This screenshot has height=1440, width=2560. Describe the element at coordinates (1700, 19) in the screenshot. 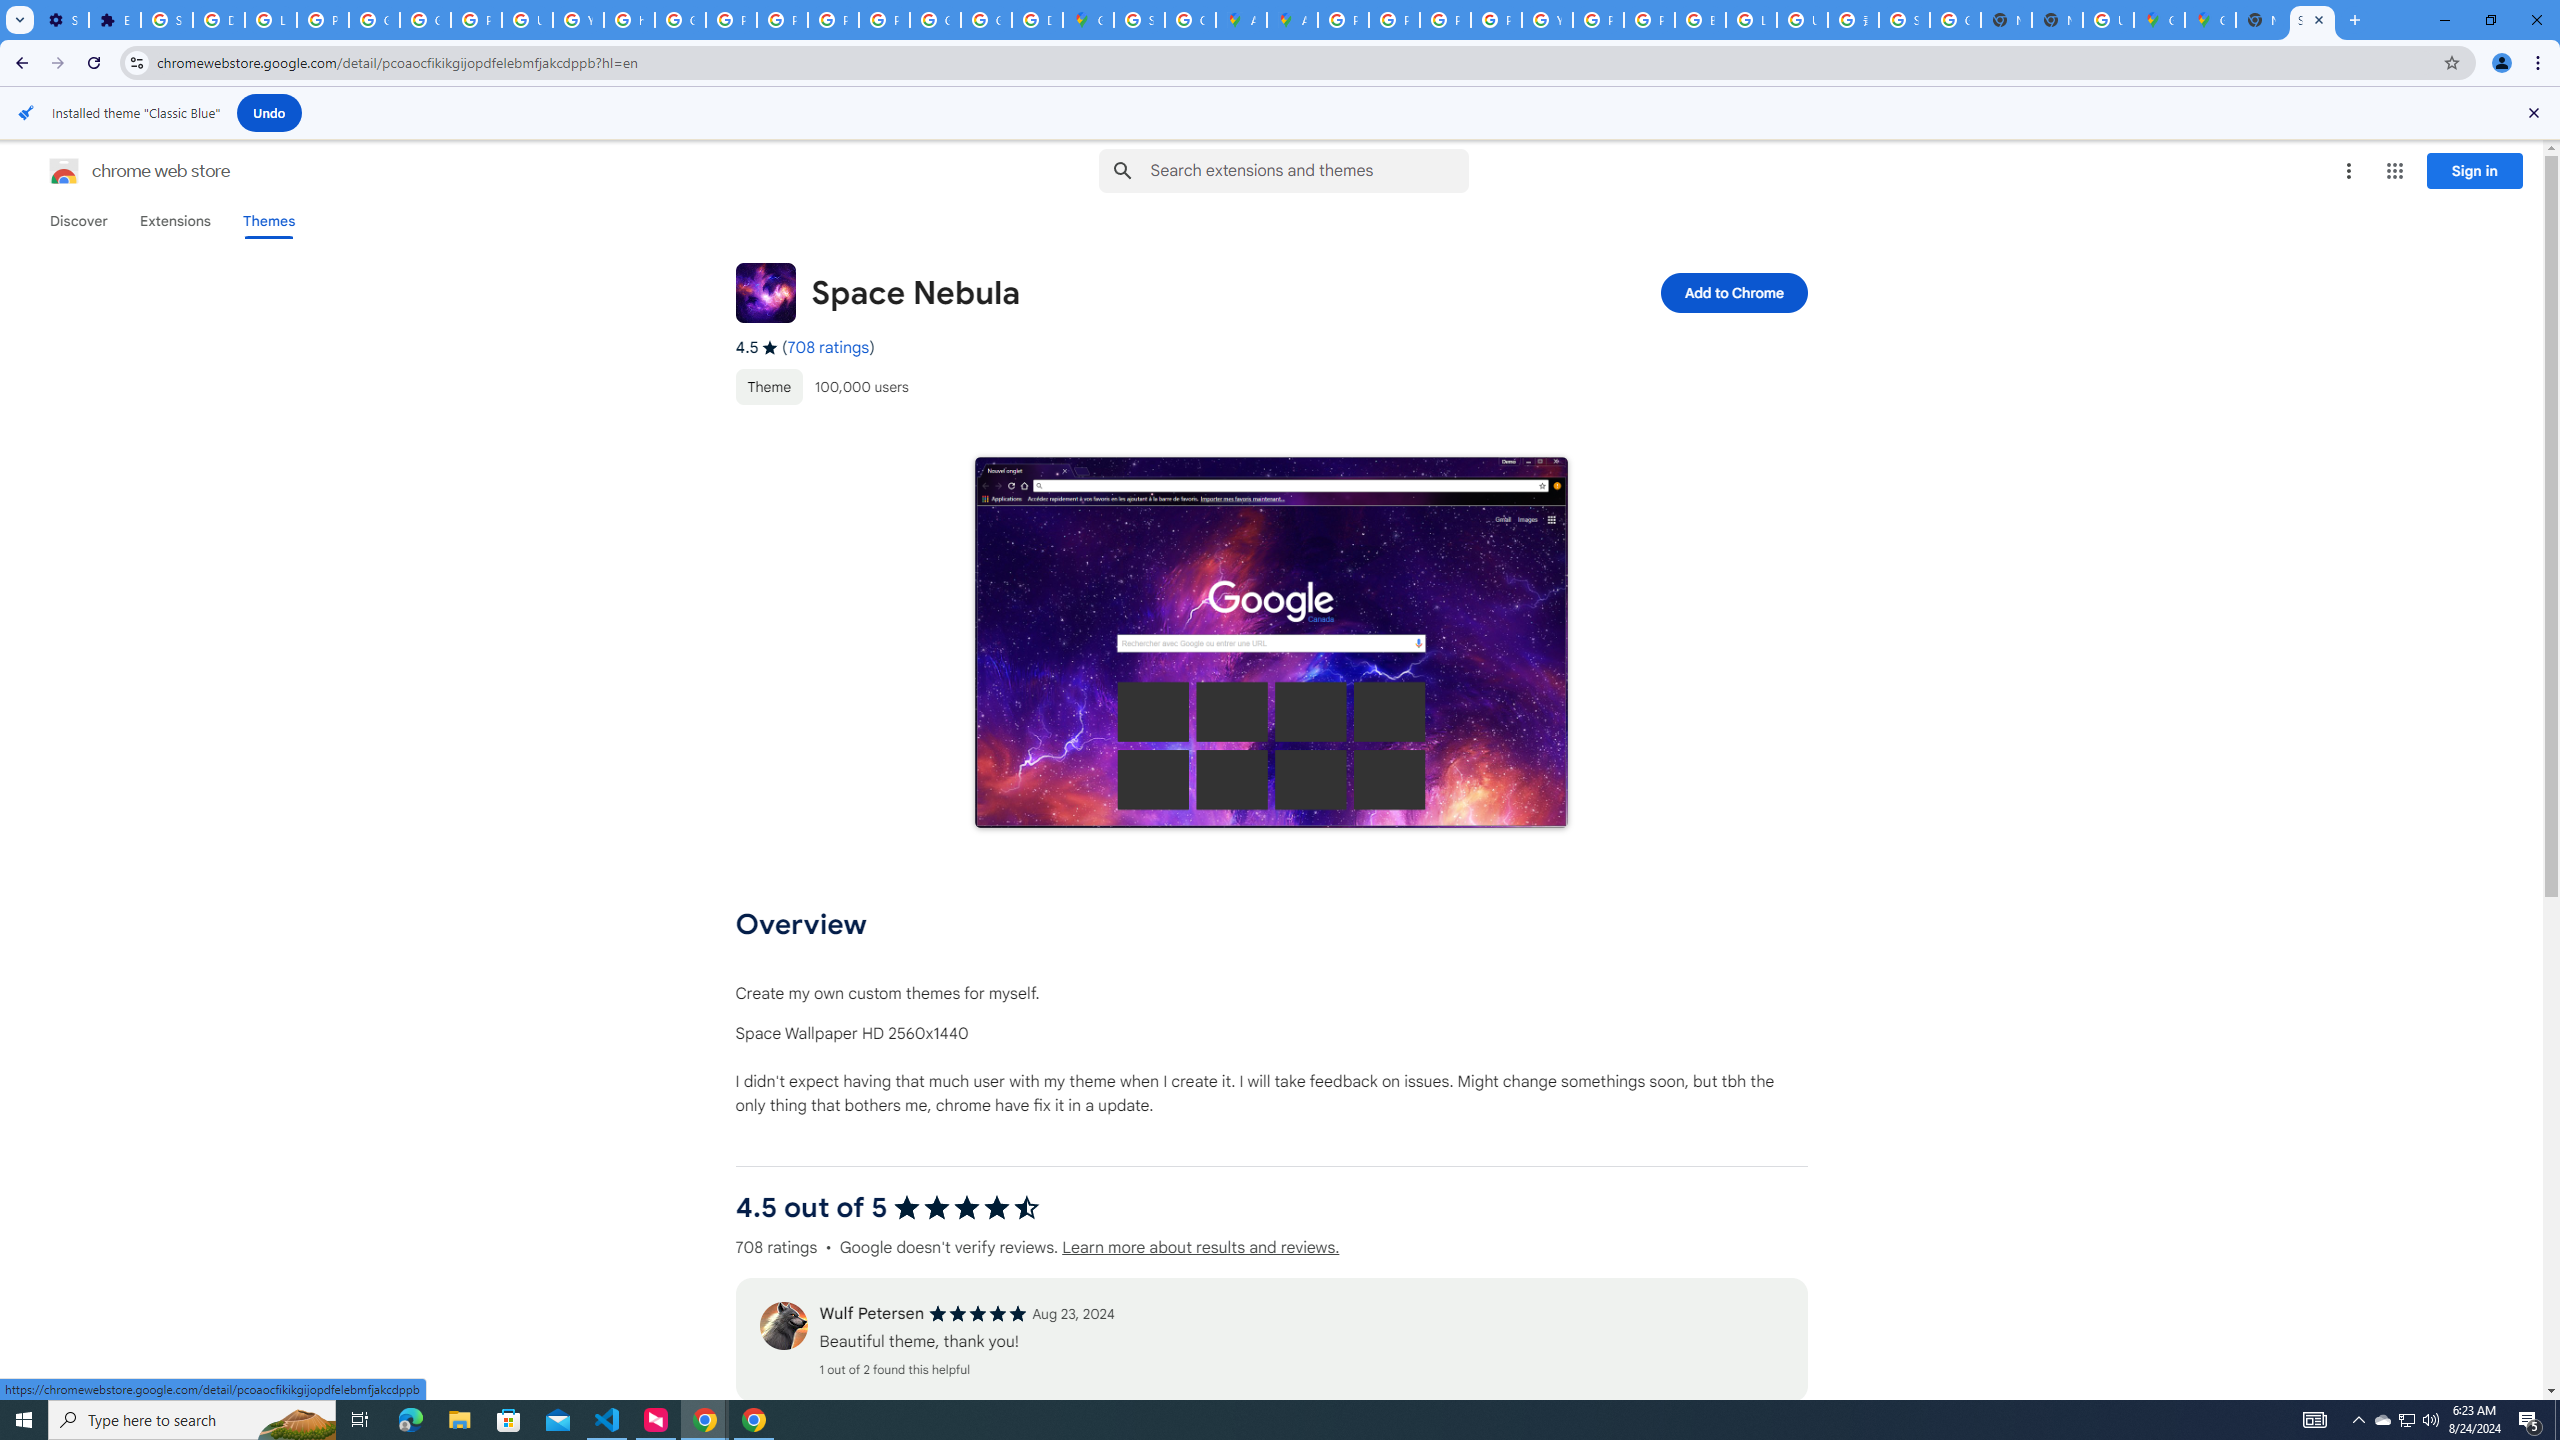

I see `'Browse Chrome as a guest - Computer - Google Chrome Help'` at that location.